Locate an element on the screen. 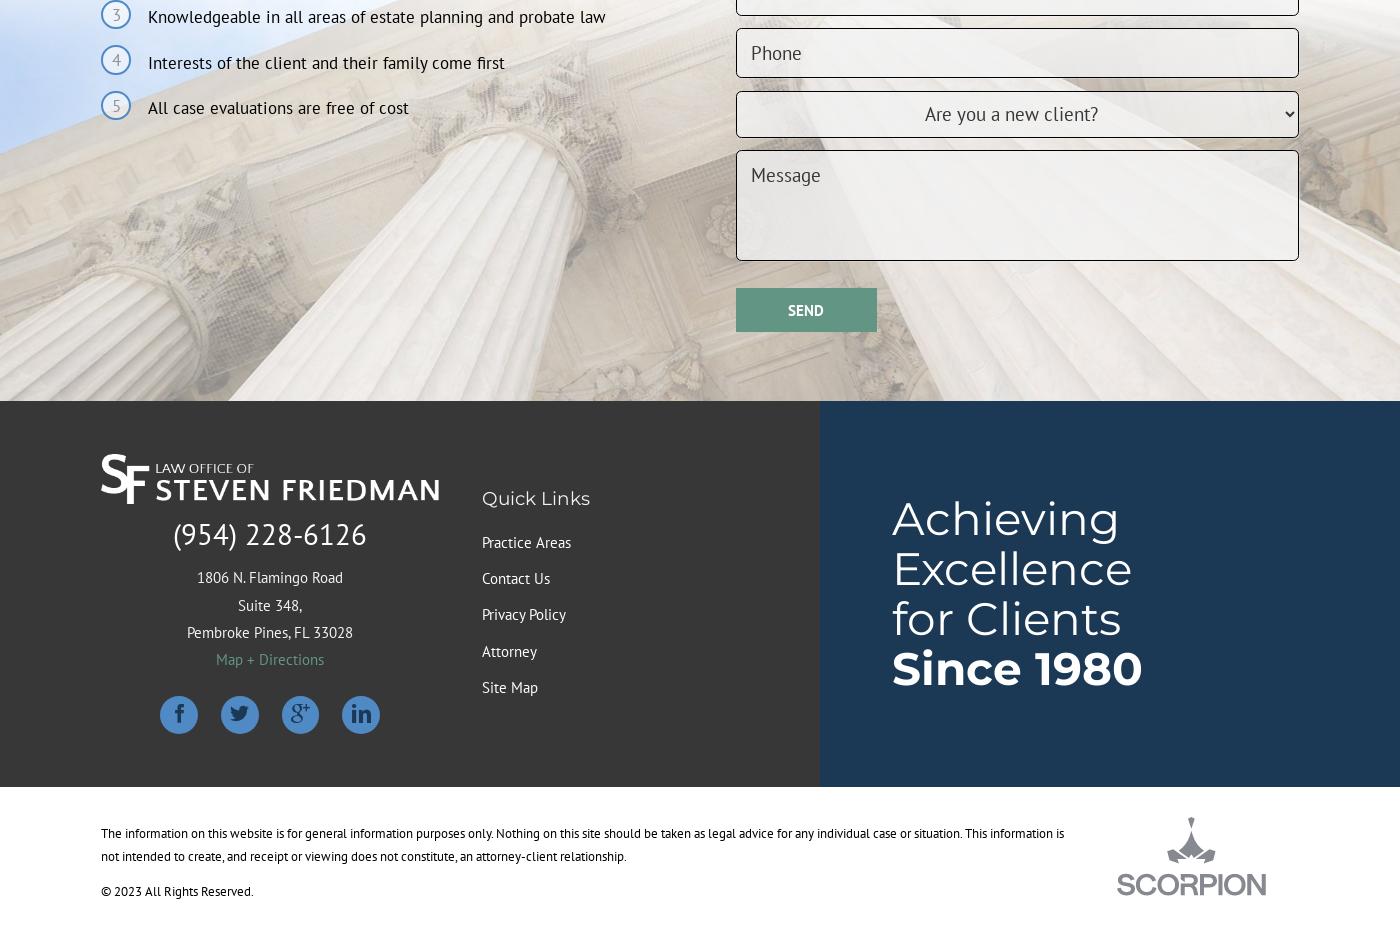 The width and height of the screenshot is (1400, 925). '(954) 228-6126' is located at coordinates (270, 532).